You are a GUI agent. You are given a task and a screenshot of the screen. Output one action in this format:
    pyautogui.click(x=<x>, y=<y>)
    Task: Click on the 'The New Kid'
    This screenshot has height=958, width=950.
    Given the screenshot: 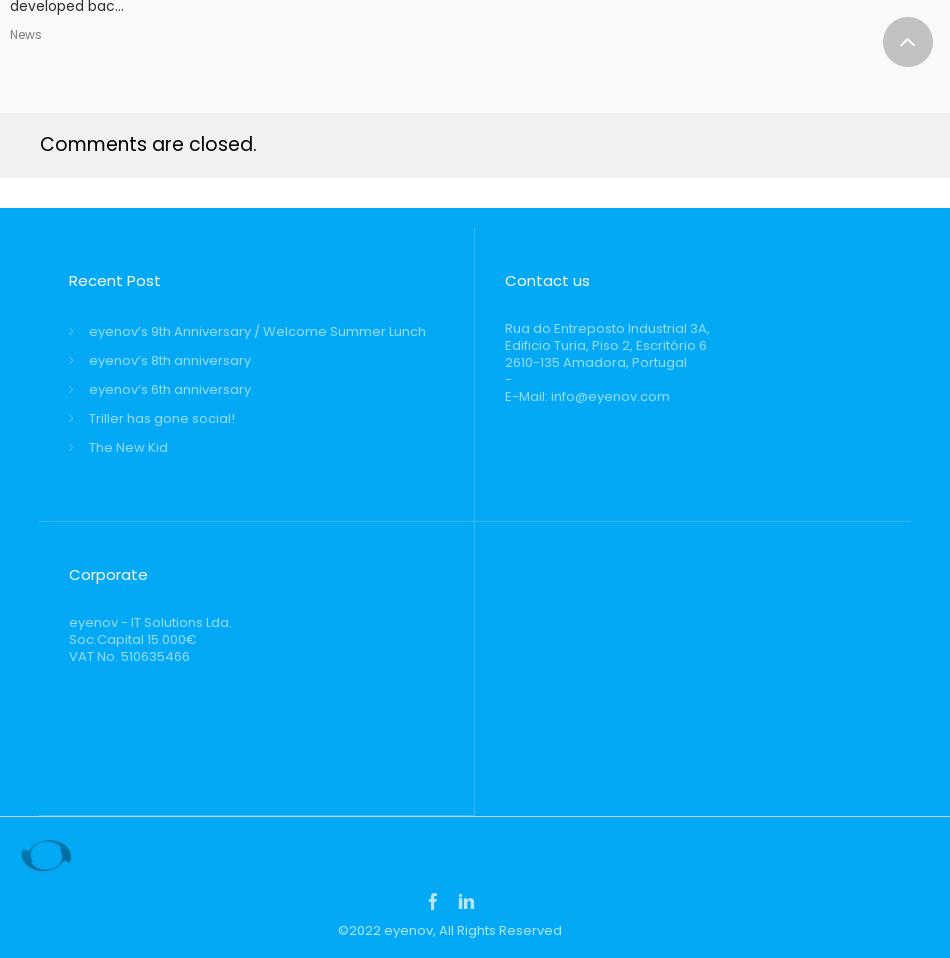 What is the action you would take?
    pyautogui.click(x=128, y=447)
    